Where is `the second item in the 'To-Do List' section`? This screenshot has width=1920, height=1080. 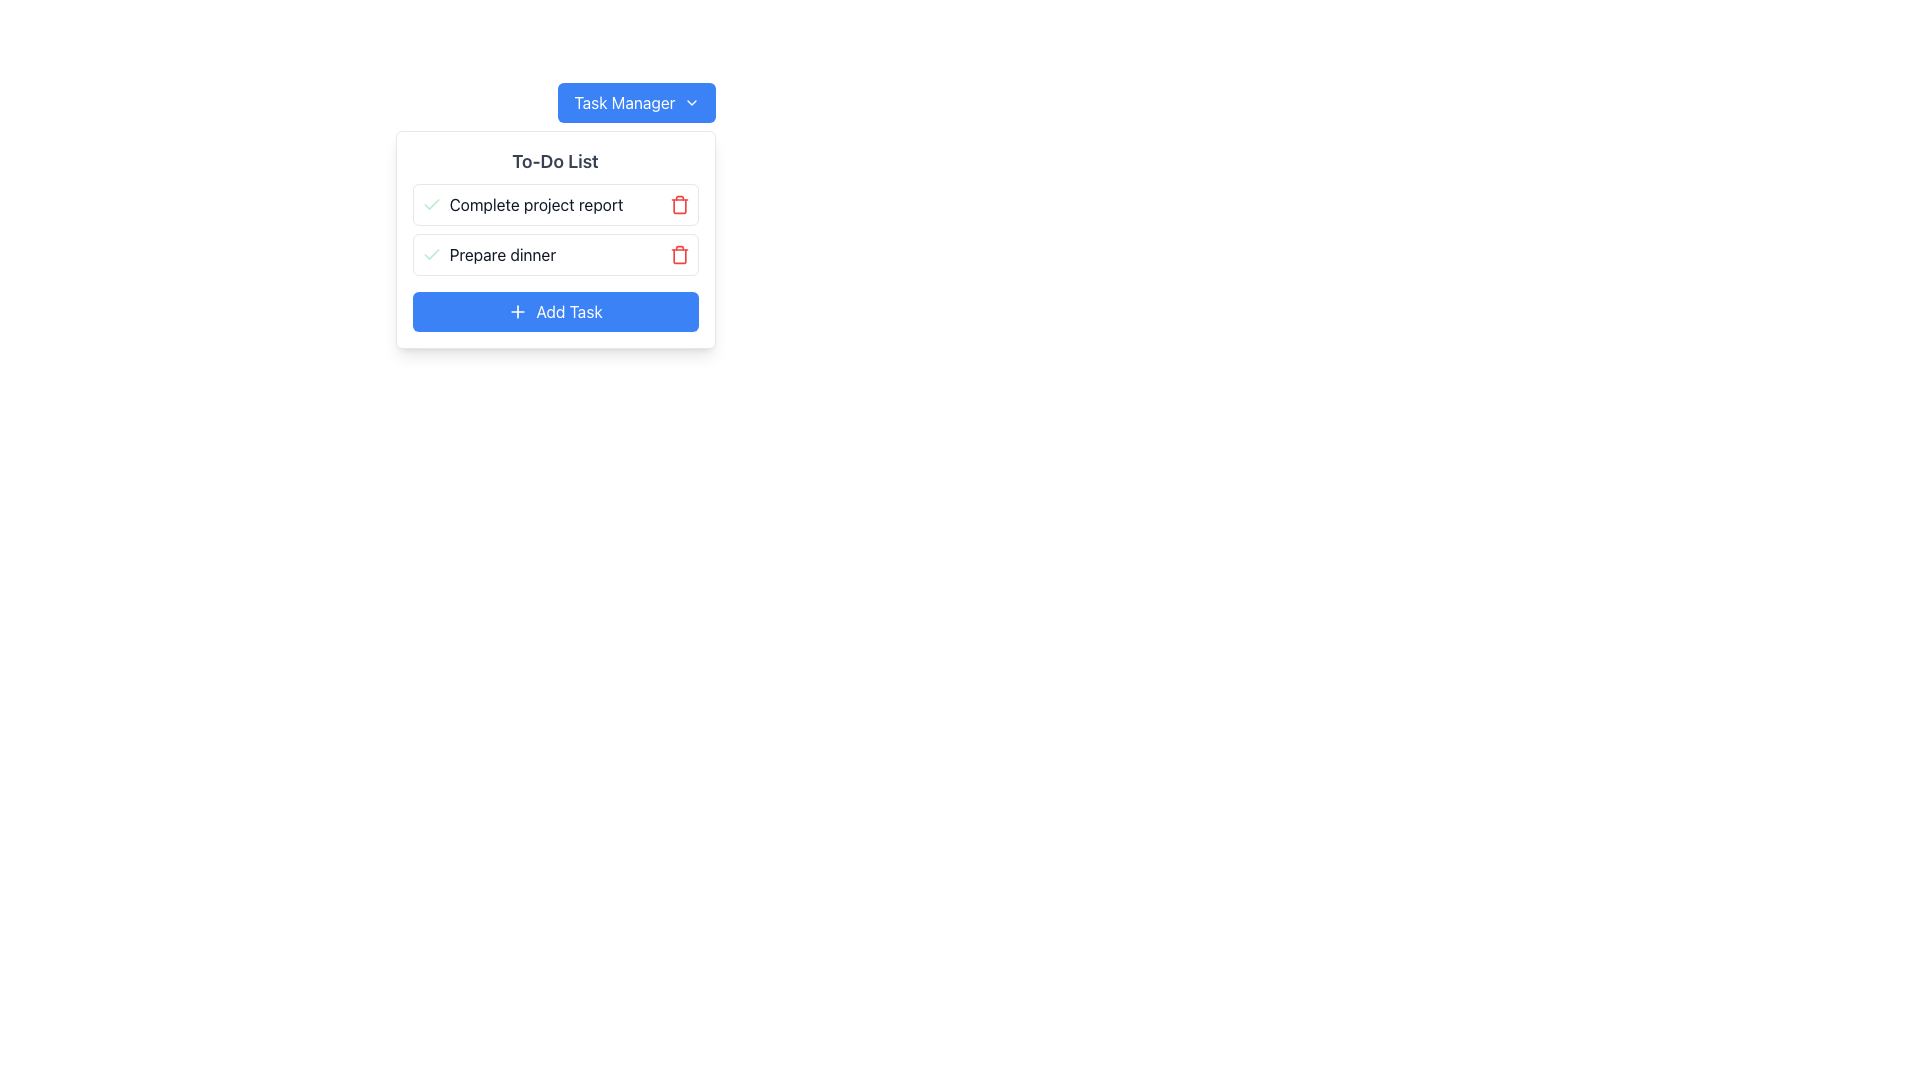 the second item in the 'To-Do List' section is located at coordinates (555, 238).